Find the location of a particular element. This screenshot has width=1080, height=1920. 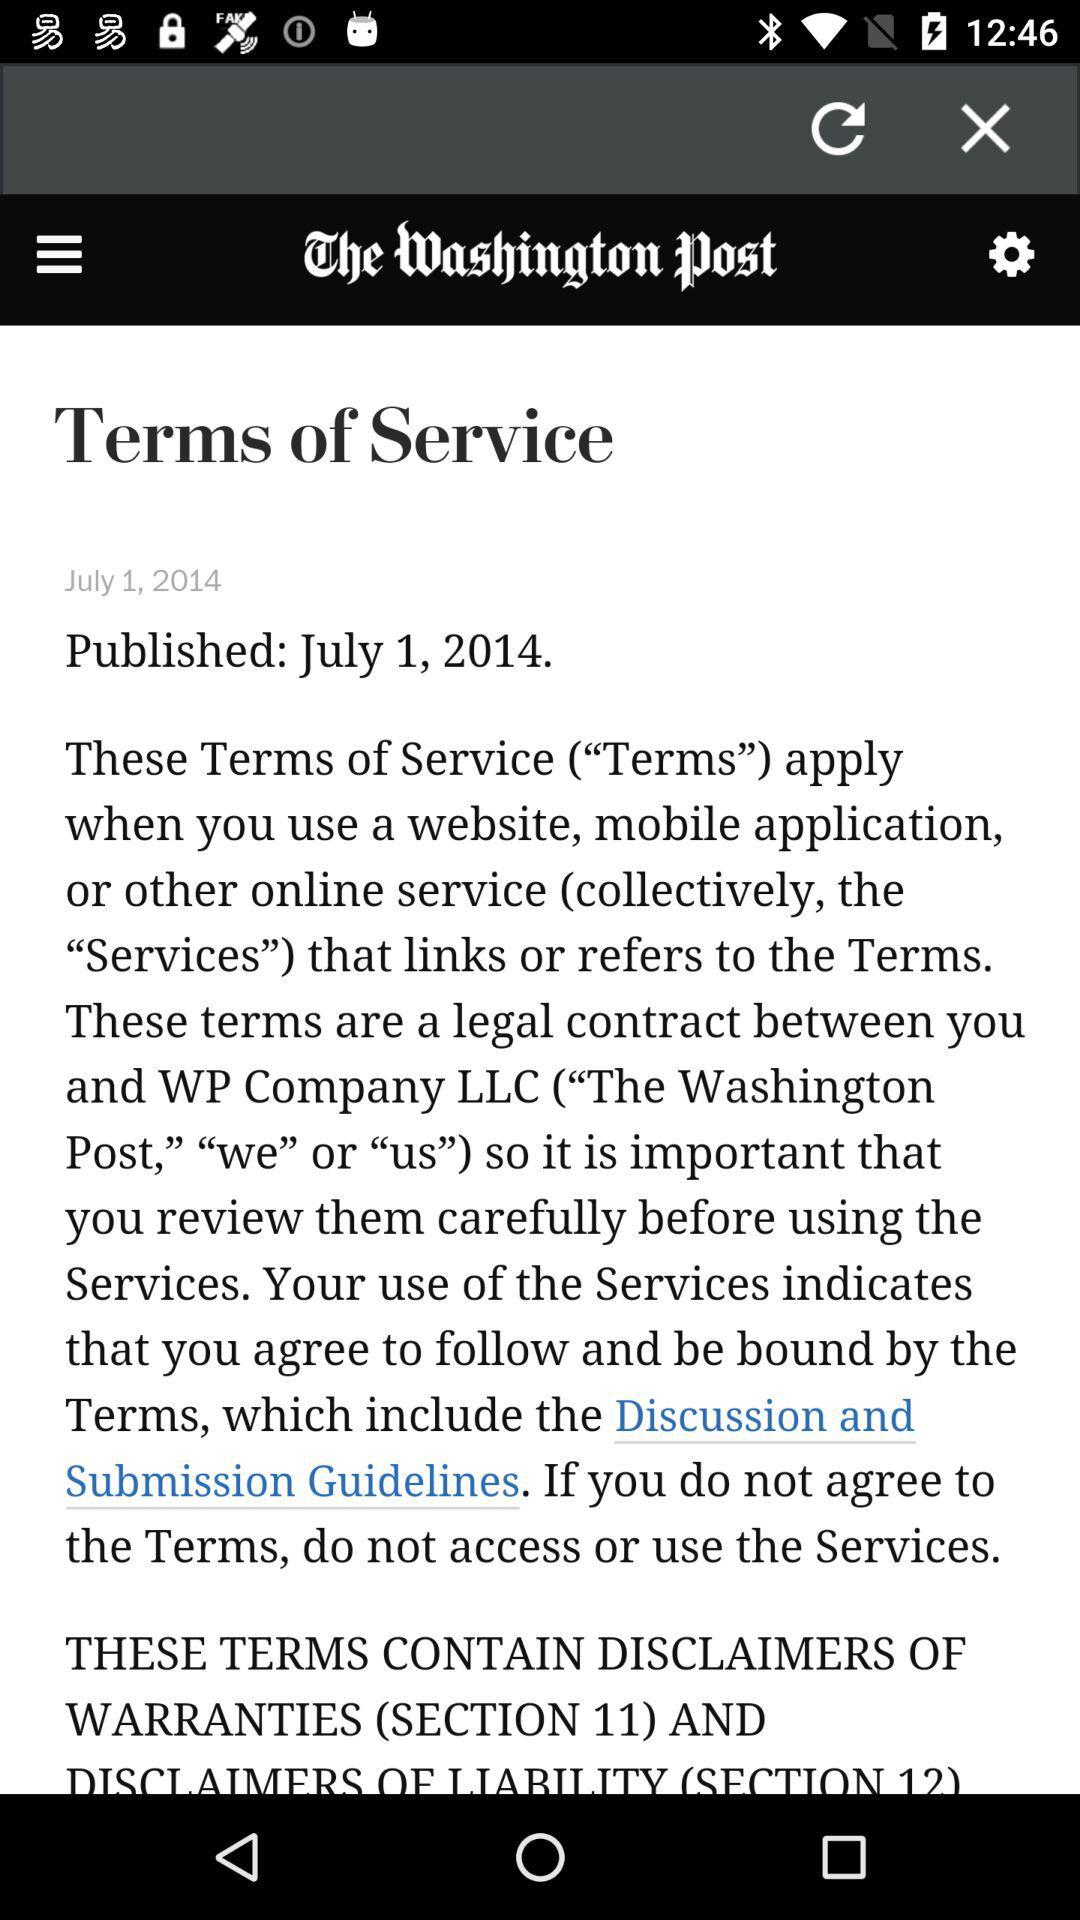

window is located at coordinates (984, 127).